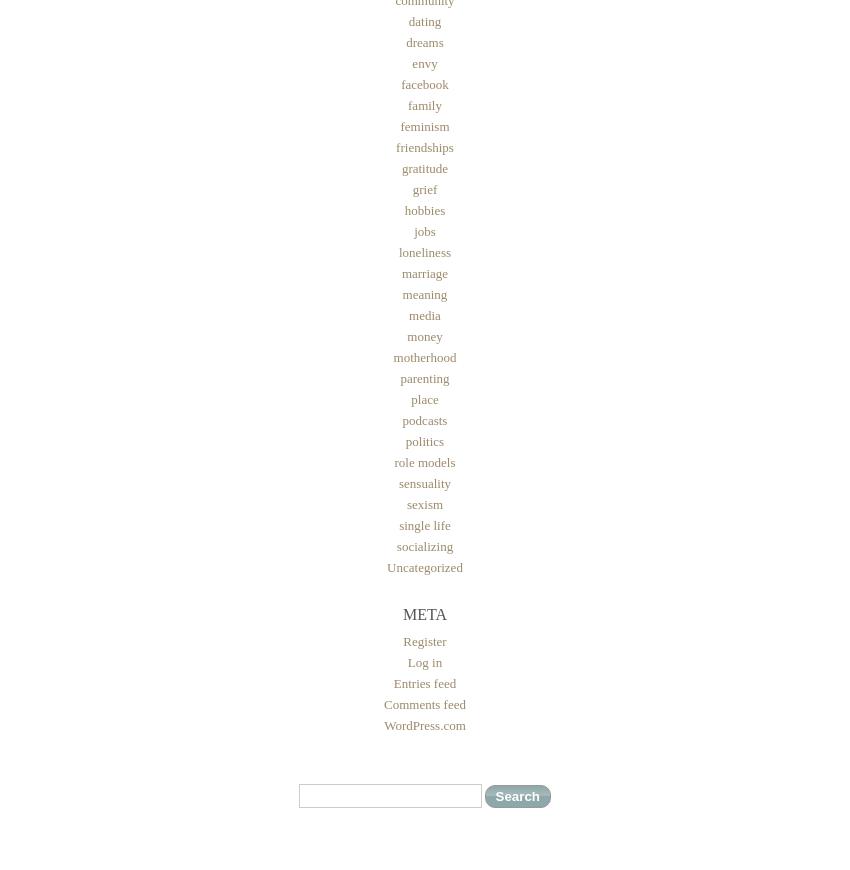 This screenshot has height=870, width=850. What do you see at coordinates (424, 41) in the screenshot?
I see `'dreams'` at bounding box center [424, 41].